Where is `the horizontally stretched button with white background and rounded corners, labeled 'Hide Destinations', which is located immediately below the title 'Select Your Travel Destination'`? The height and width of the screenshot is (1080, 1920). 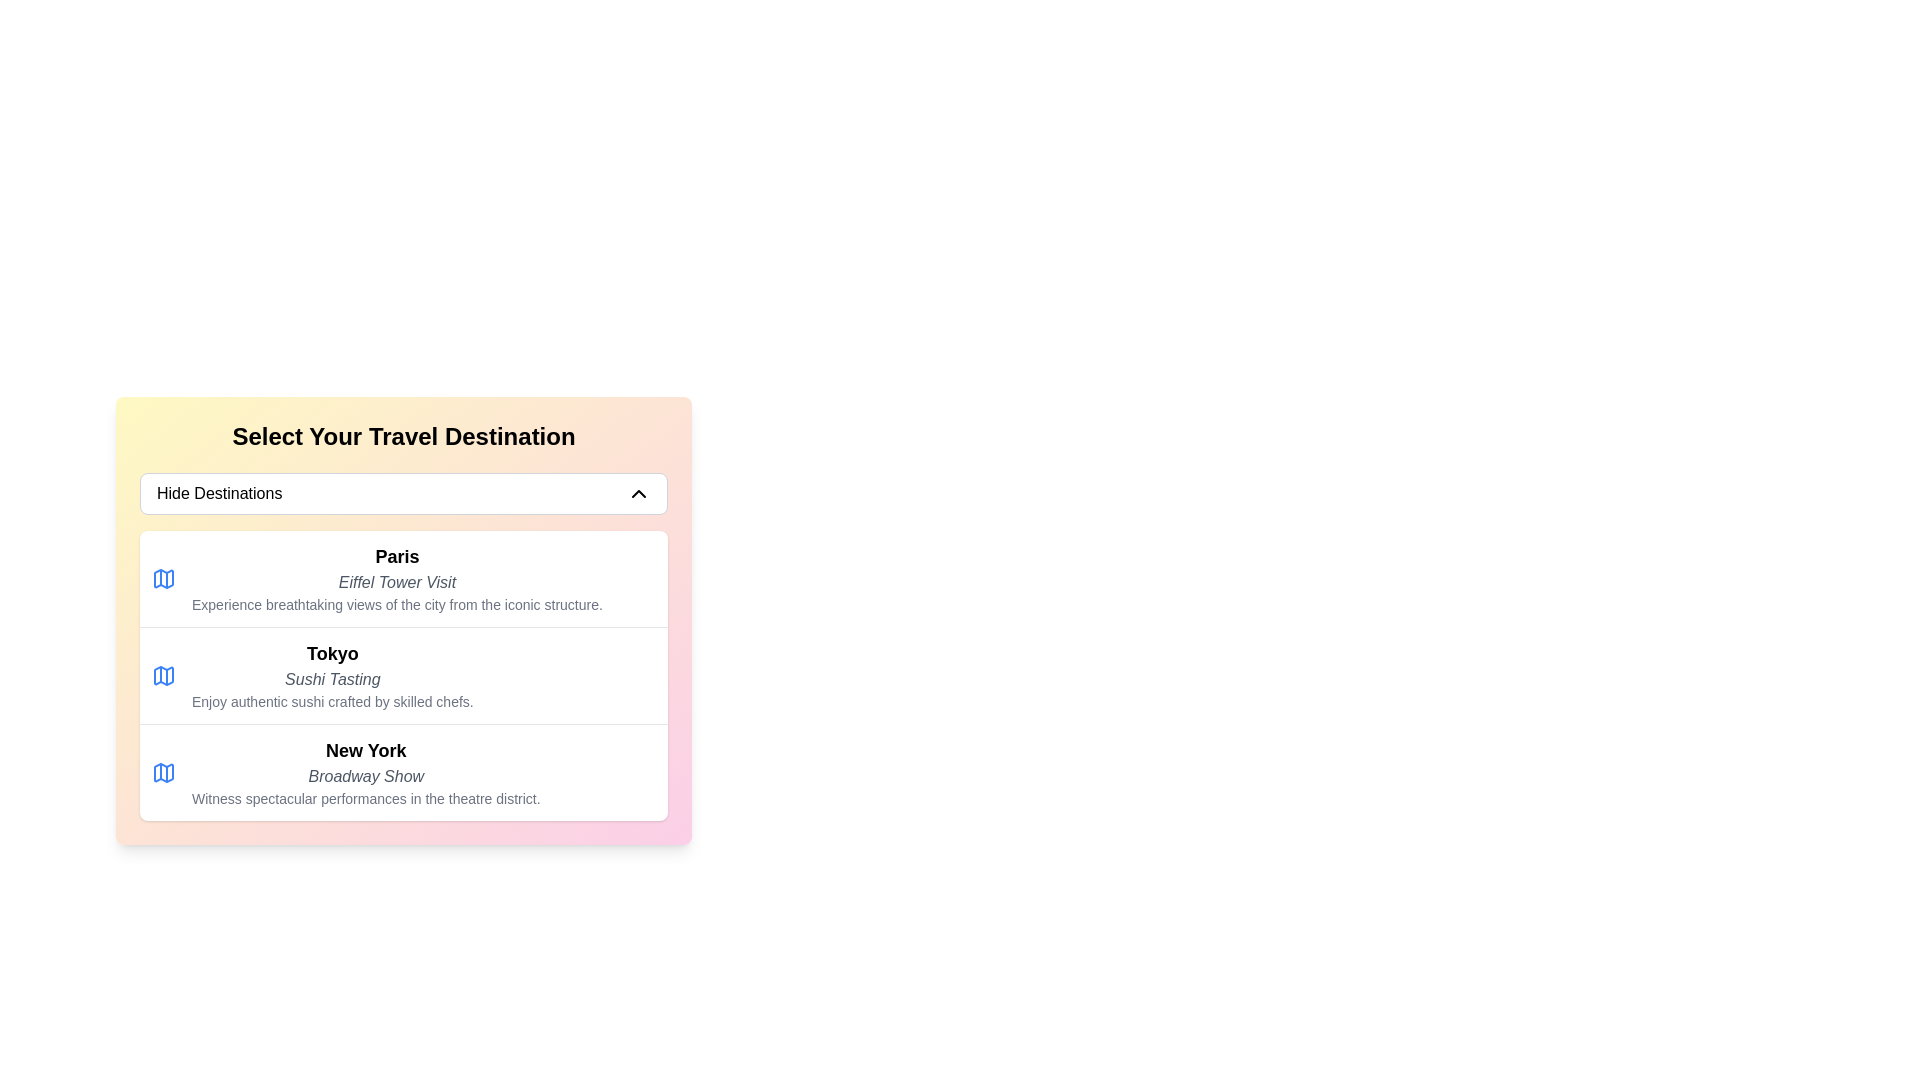 the horizontally stretched button with white background and rounded corners, labeled 'Hide Destinations', which is located immediately below the title 'Select Your Travel Destination' is located at coordinates (402, 493).